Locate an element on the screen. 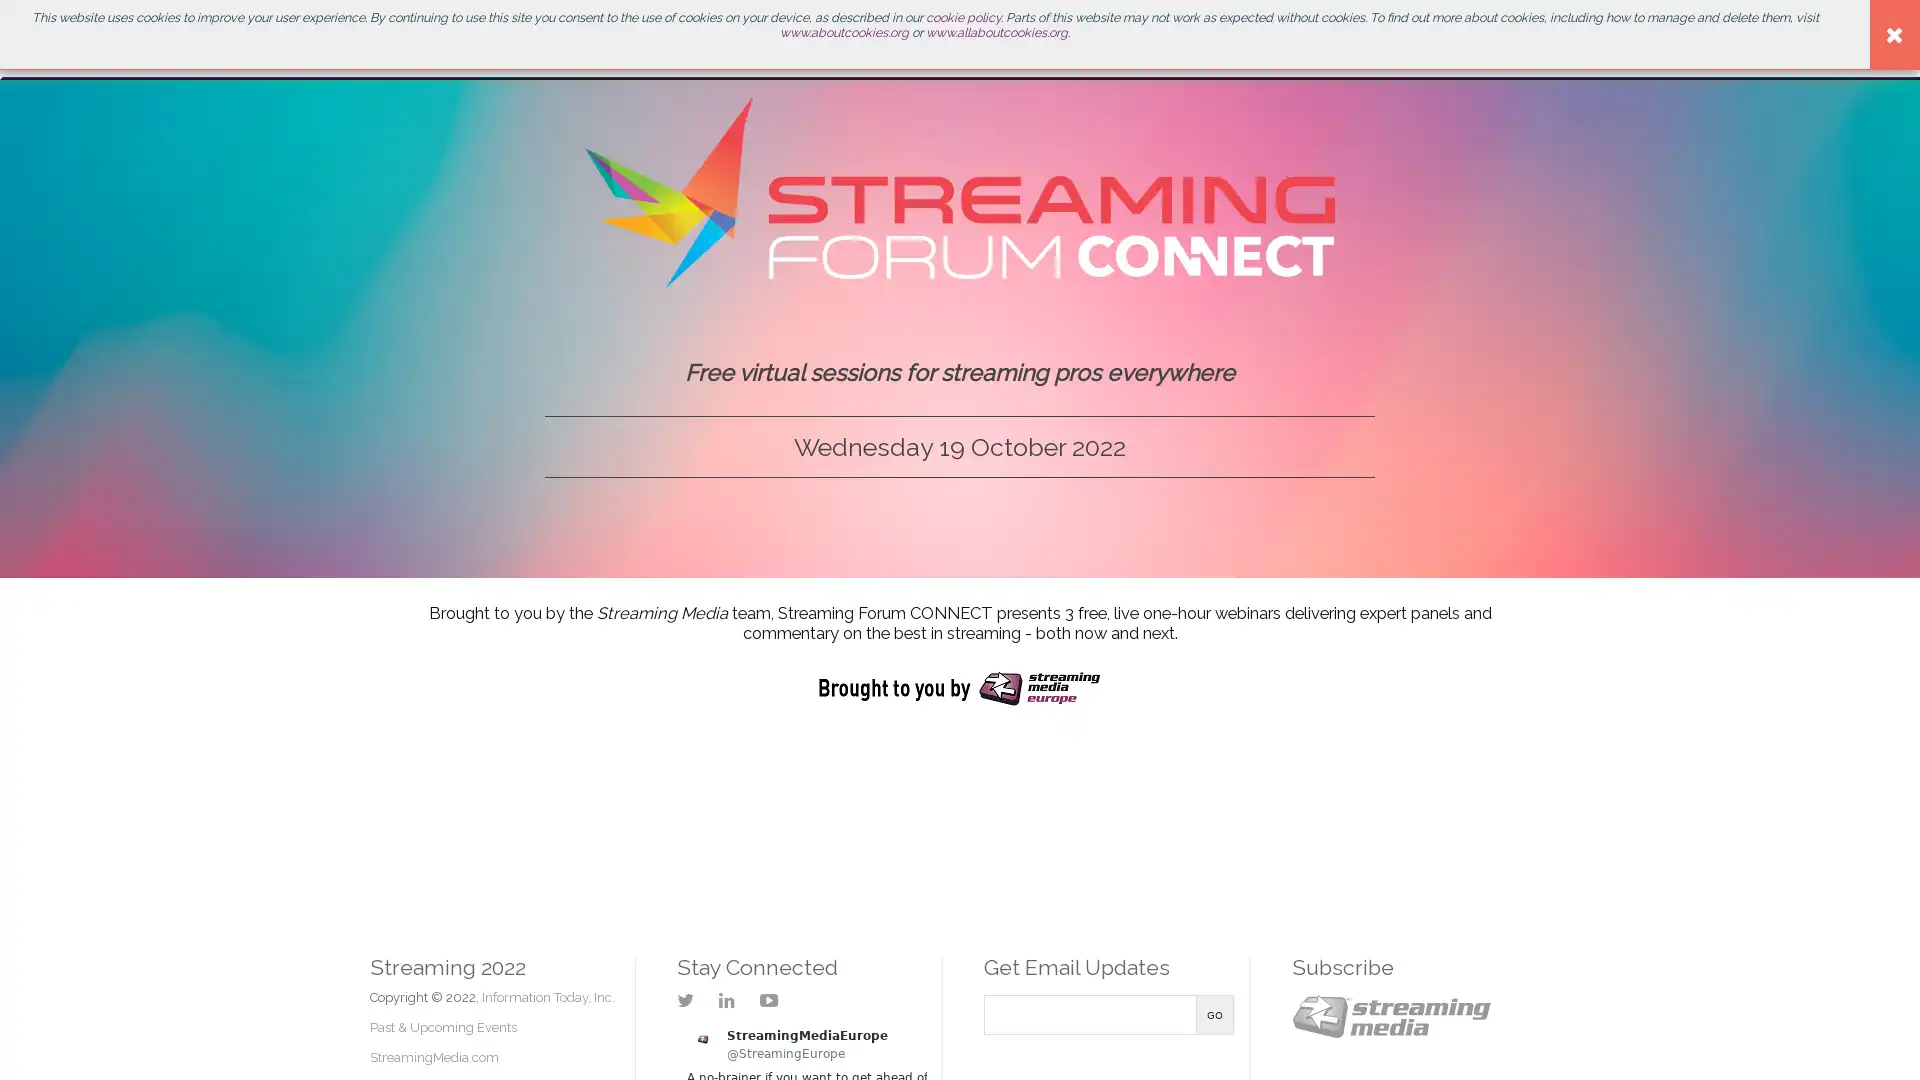 This screenshot has width=1920, height=1080. Go is located at coordinates (1213, 1014).